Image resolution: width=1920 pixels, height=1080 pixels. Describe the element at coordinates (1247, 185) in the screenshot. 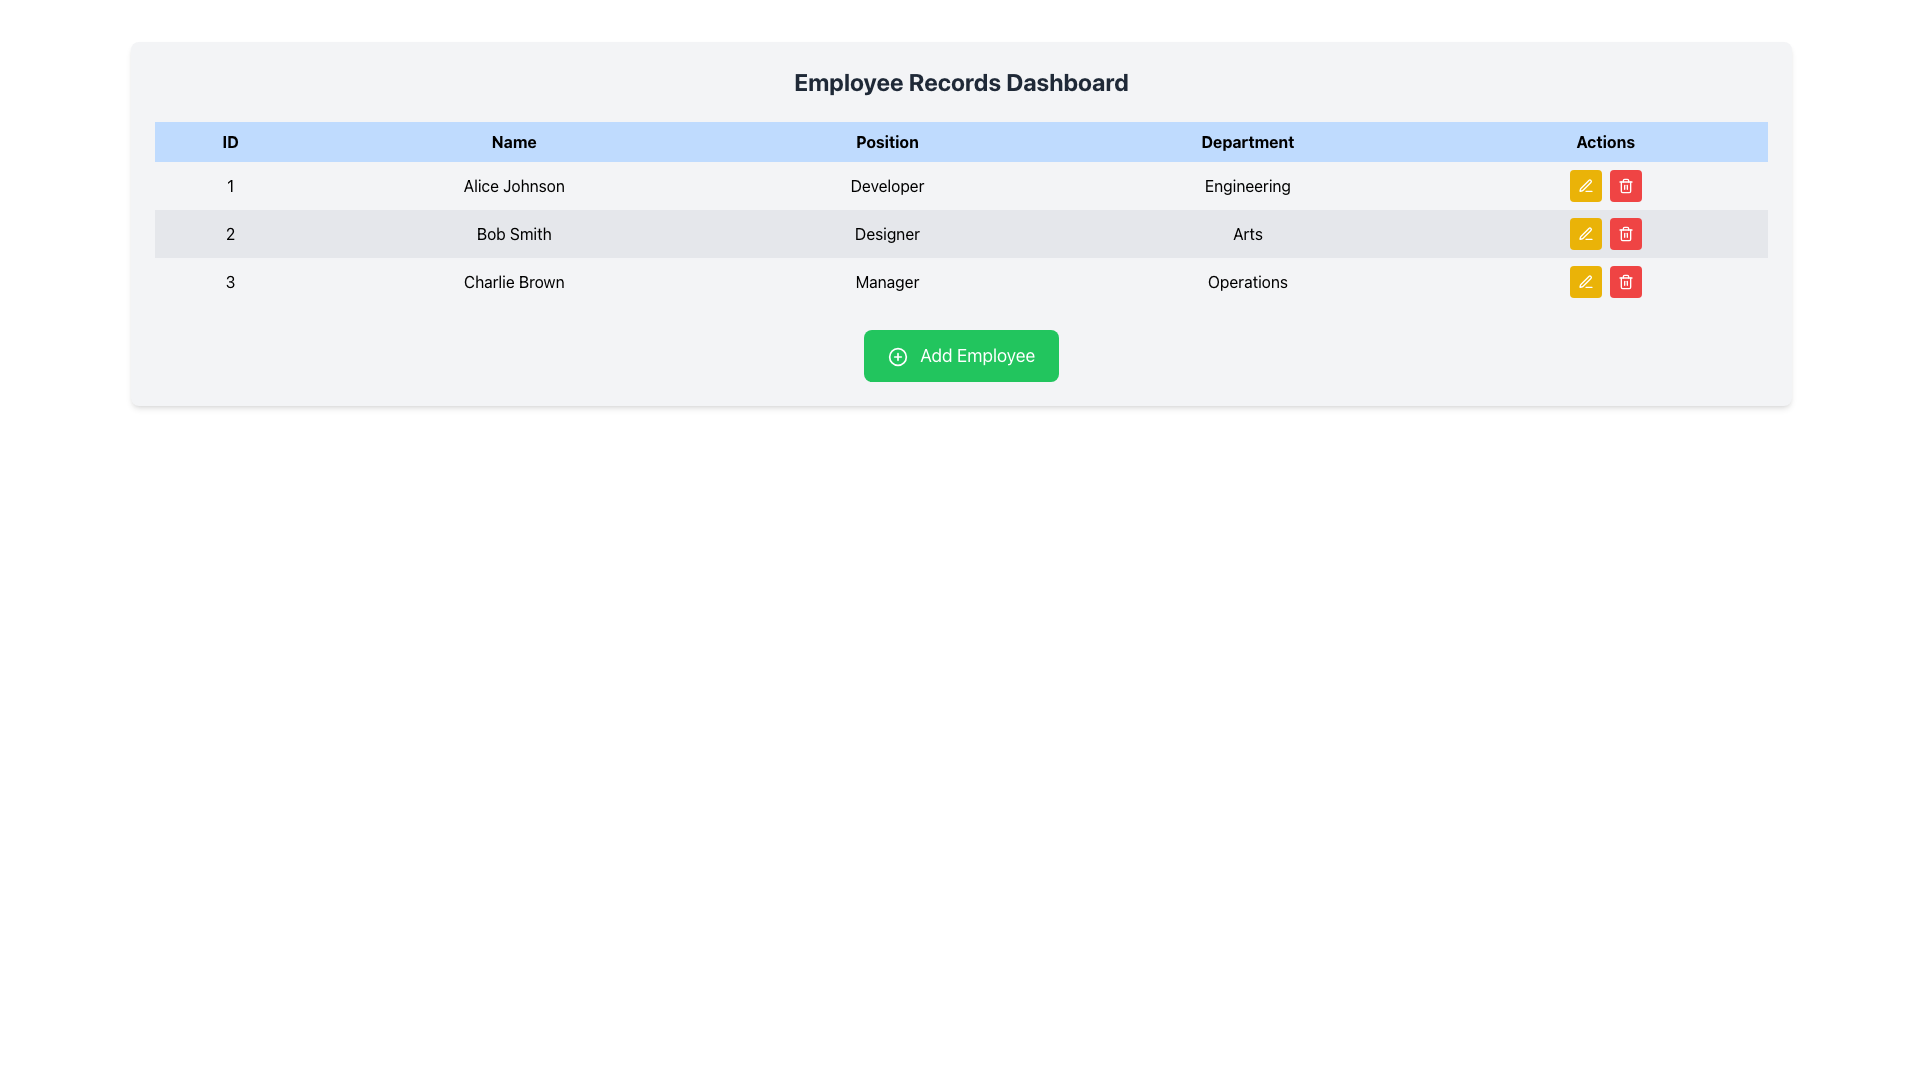

I see `the Static Text Label displaying 'Engineering' to select the text, which is` at that location.